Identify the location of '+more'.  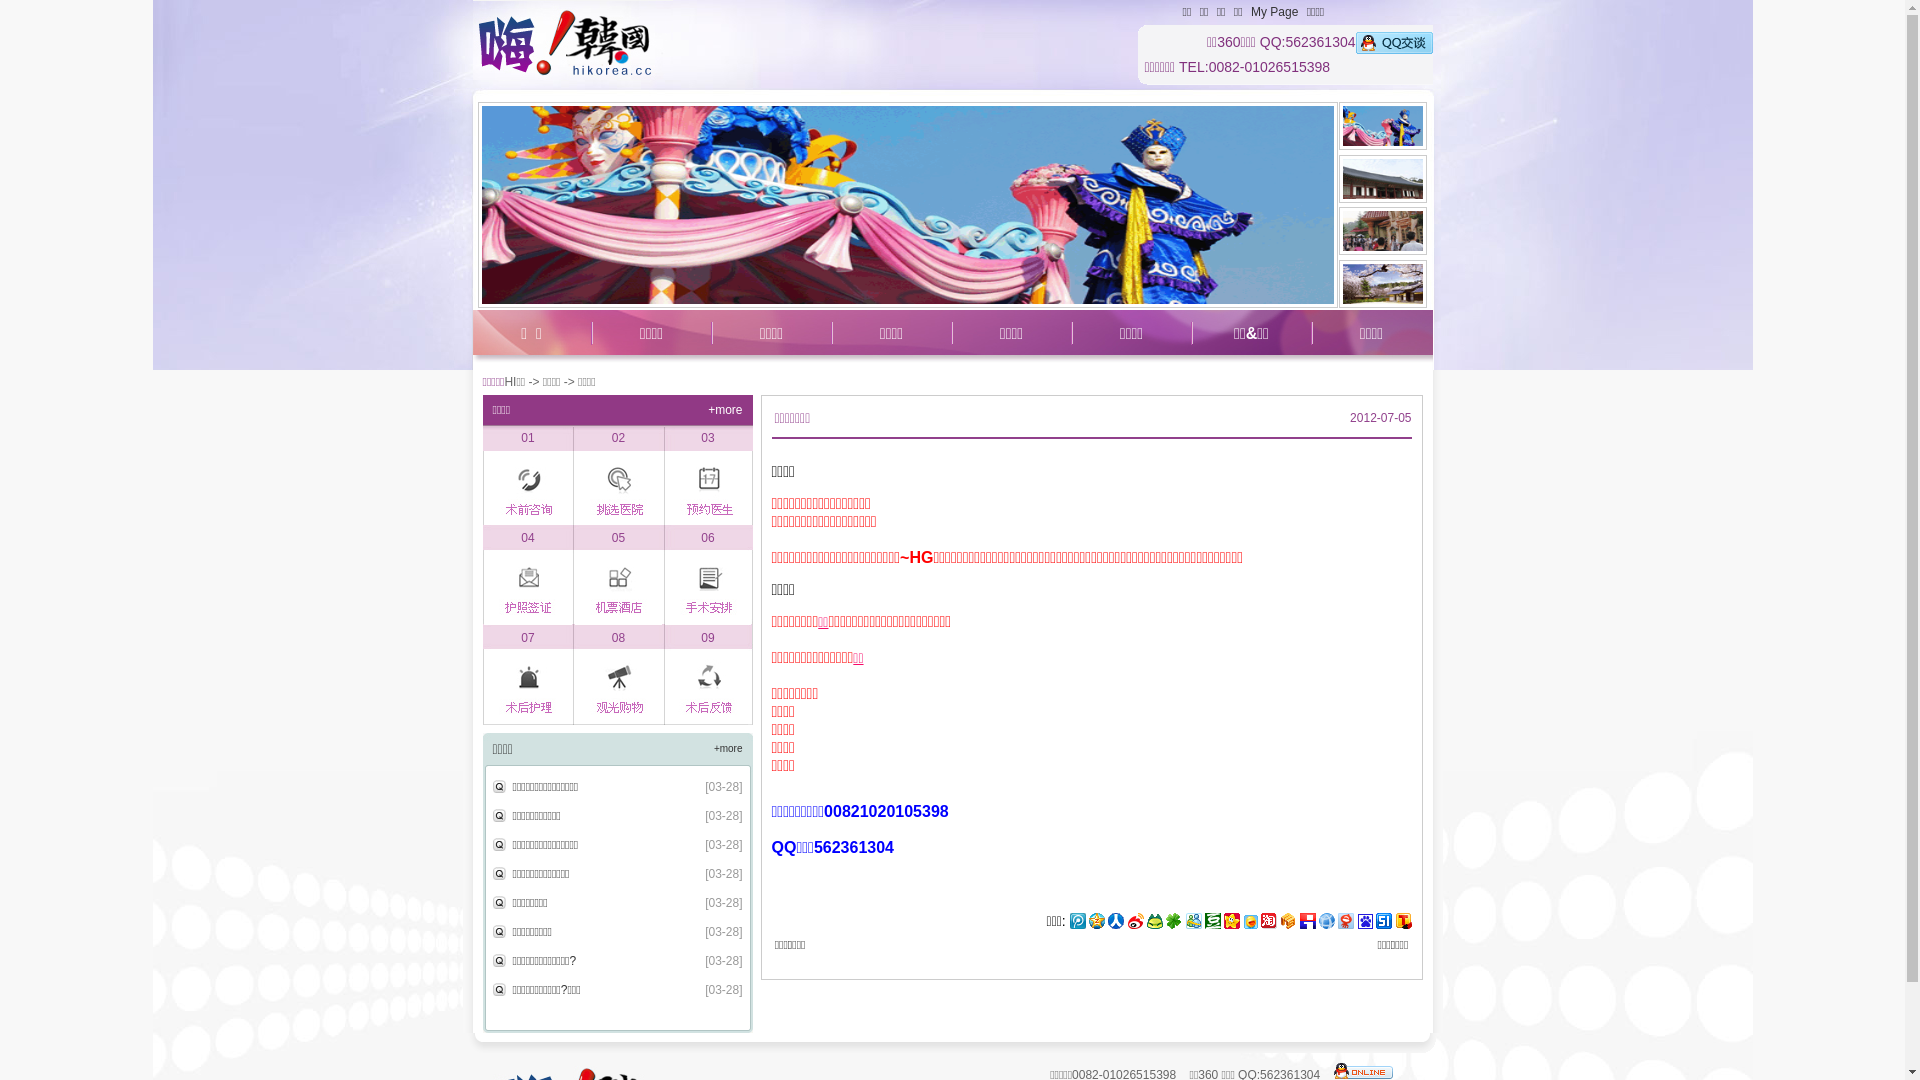
(723, 408).